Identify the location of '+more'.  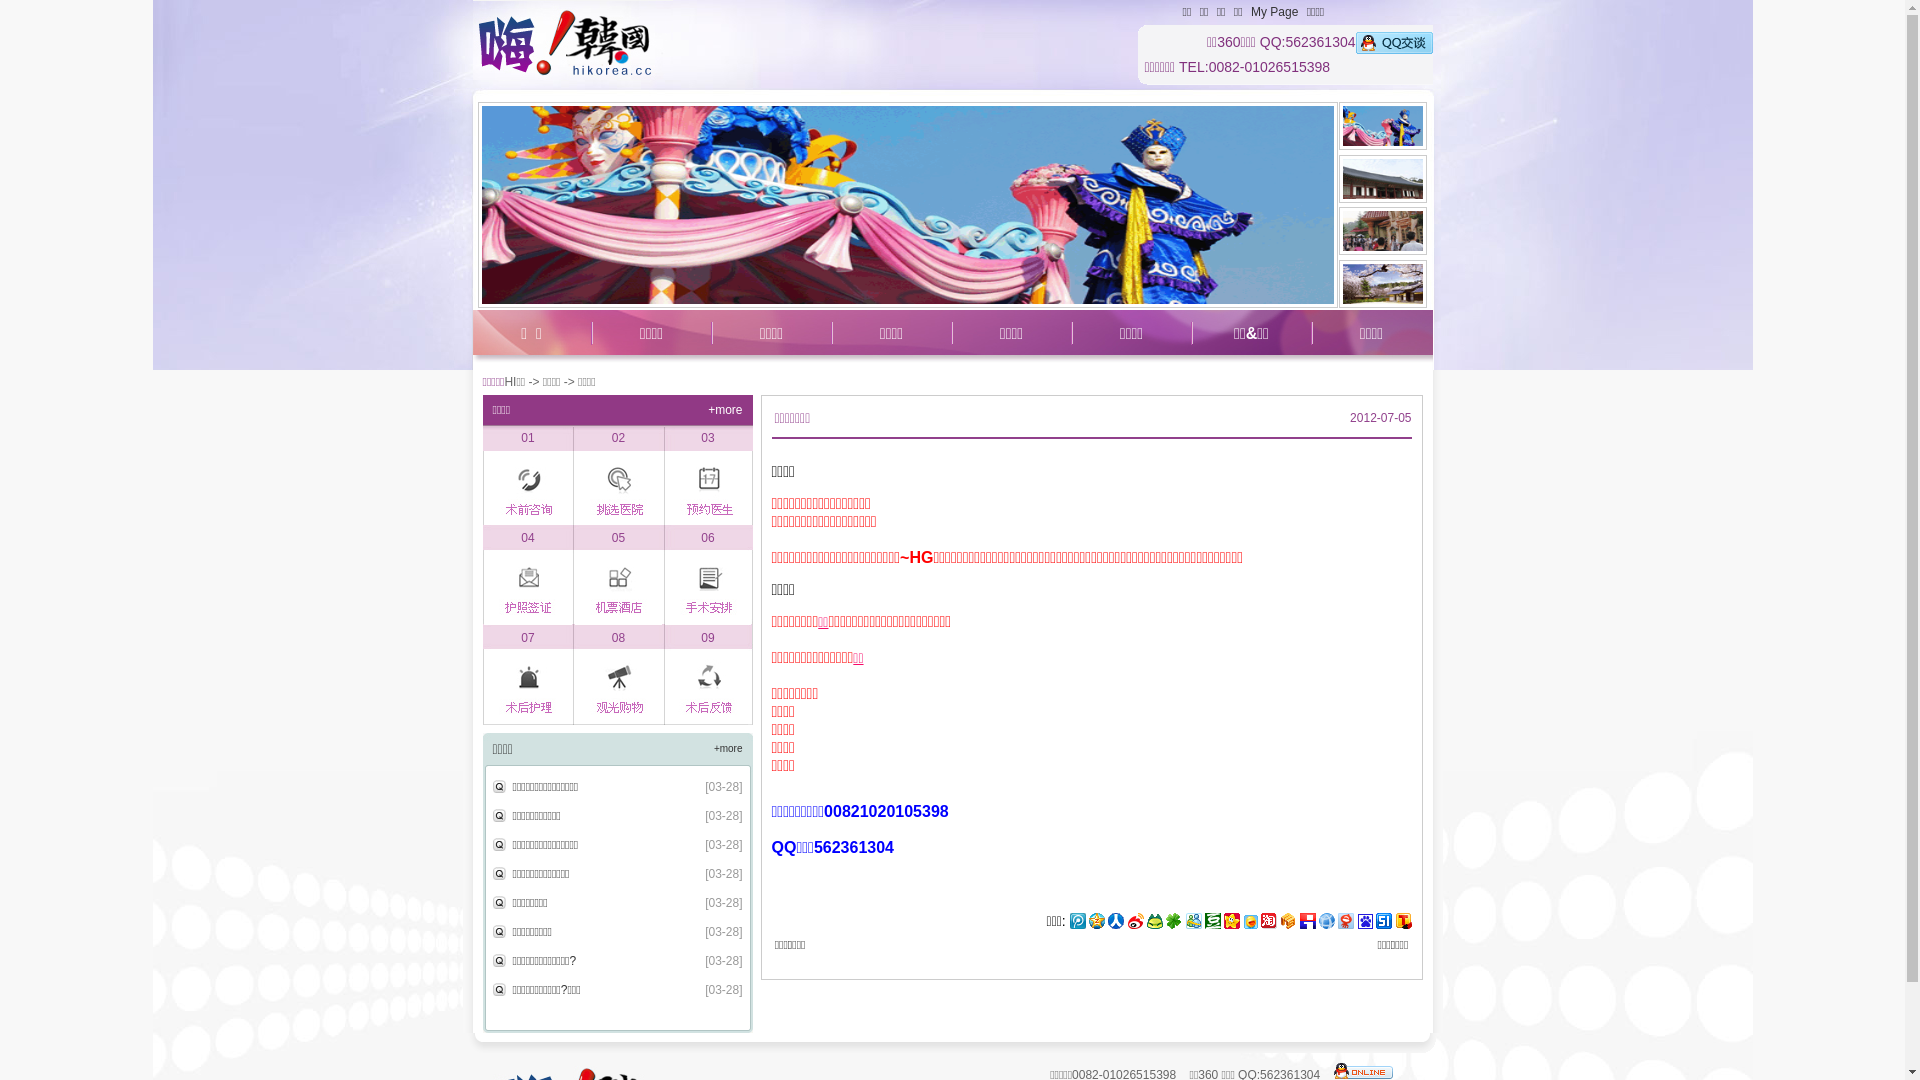
(723, 408).